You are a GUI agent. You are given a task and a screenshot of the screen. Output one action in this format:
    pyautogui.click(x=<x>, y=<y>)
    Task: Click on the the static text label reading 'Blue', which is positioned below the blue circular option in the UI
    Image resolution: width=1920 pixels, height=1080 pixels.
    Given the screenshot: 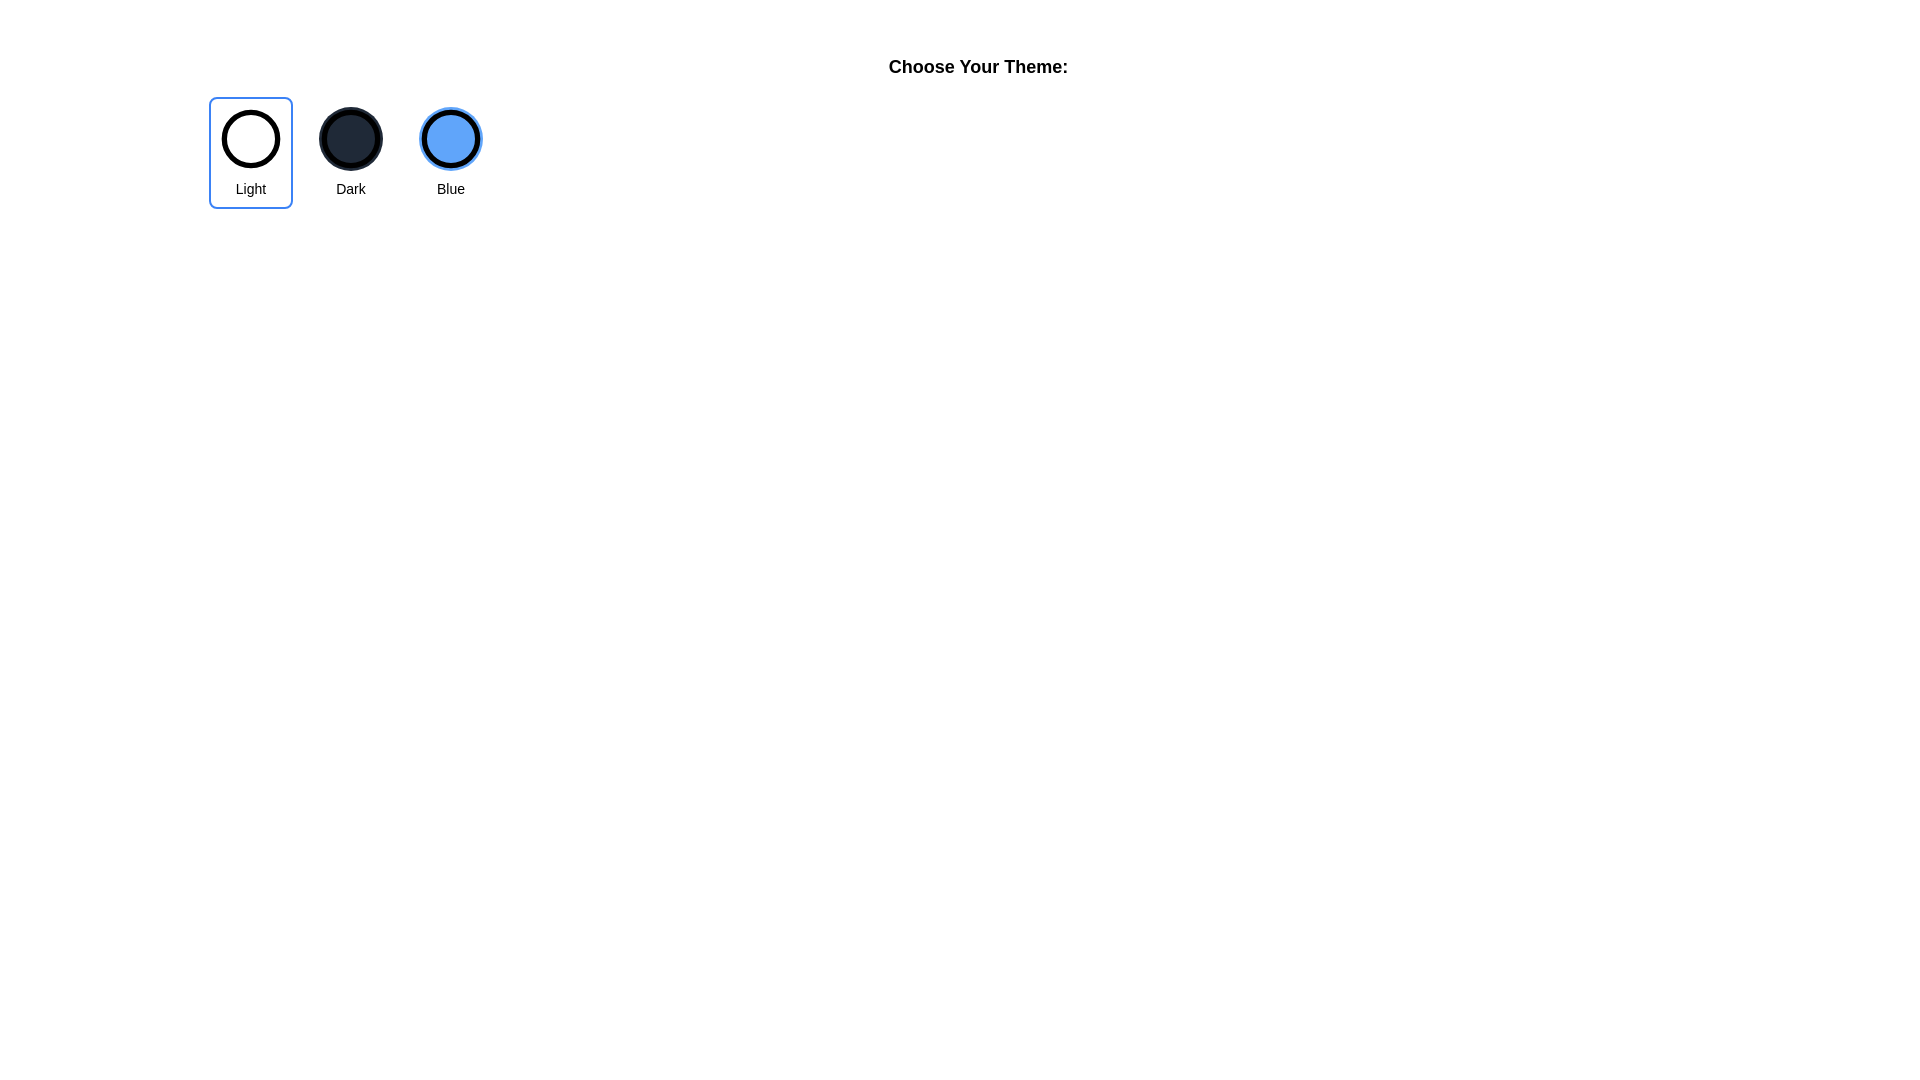 What is the action you would take?
    pyautogui.click(x=450, y=189)
    